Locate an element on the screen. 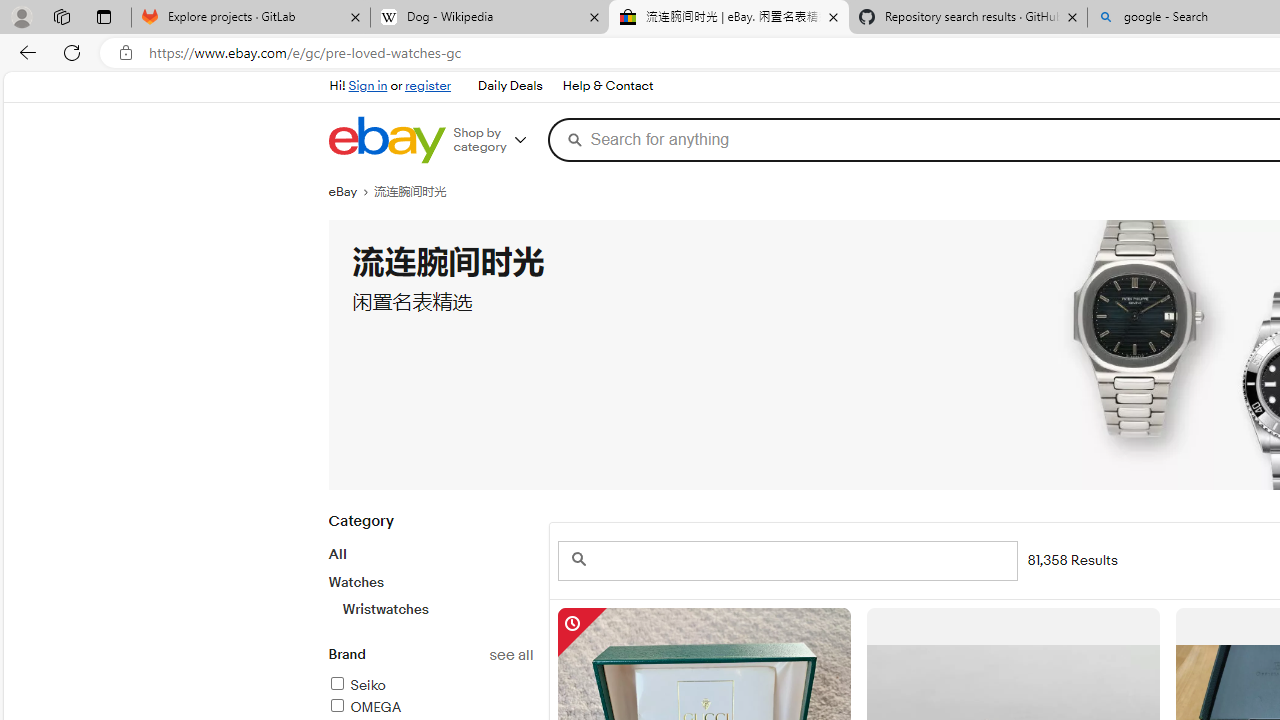 The width and height of the screenshot is (1280, 720). 'eBay' is located at coordinates (351, 192).